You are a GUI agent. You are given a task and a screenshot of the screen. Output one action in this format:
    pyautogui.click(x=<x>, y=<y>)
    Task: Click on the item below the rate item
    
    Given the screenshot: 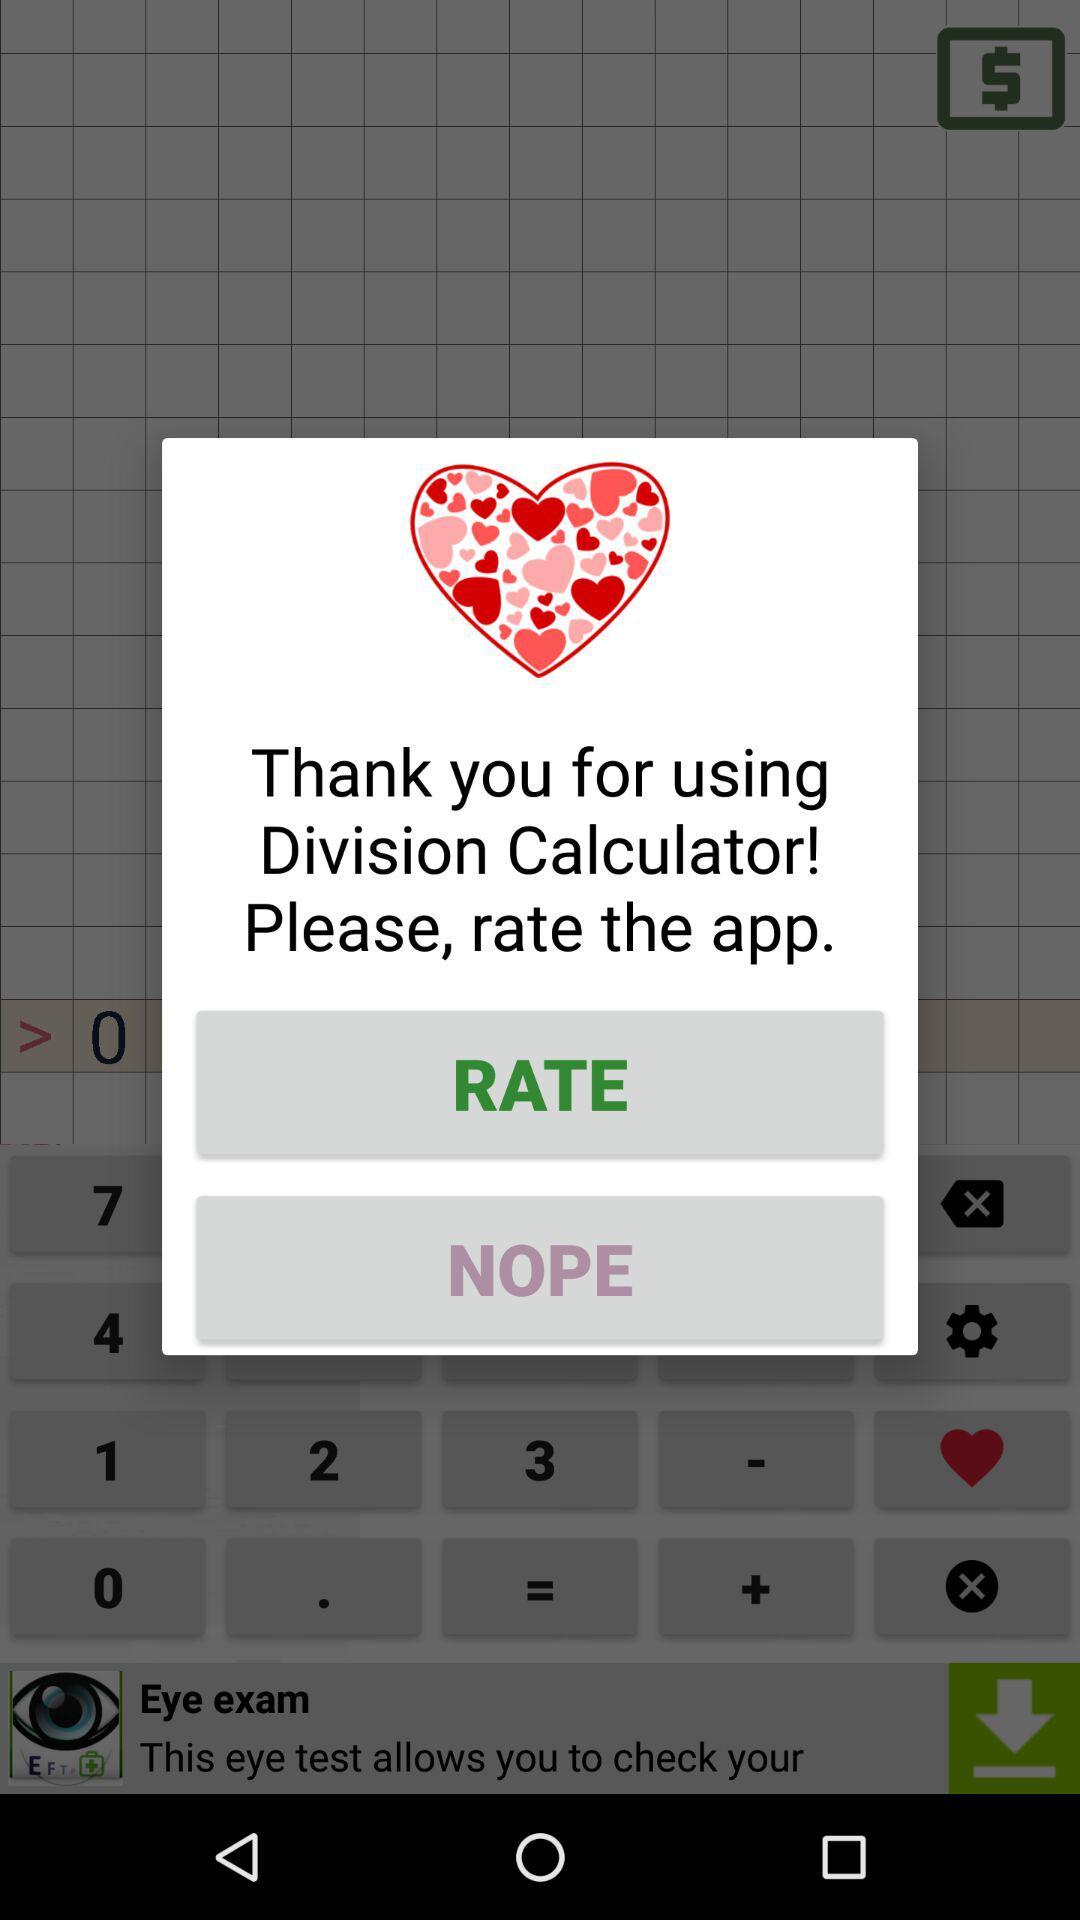 What is the action you would take?
    pyautogui.click(x=540, y=1266)
    